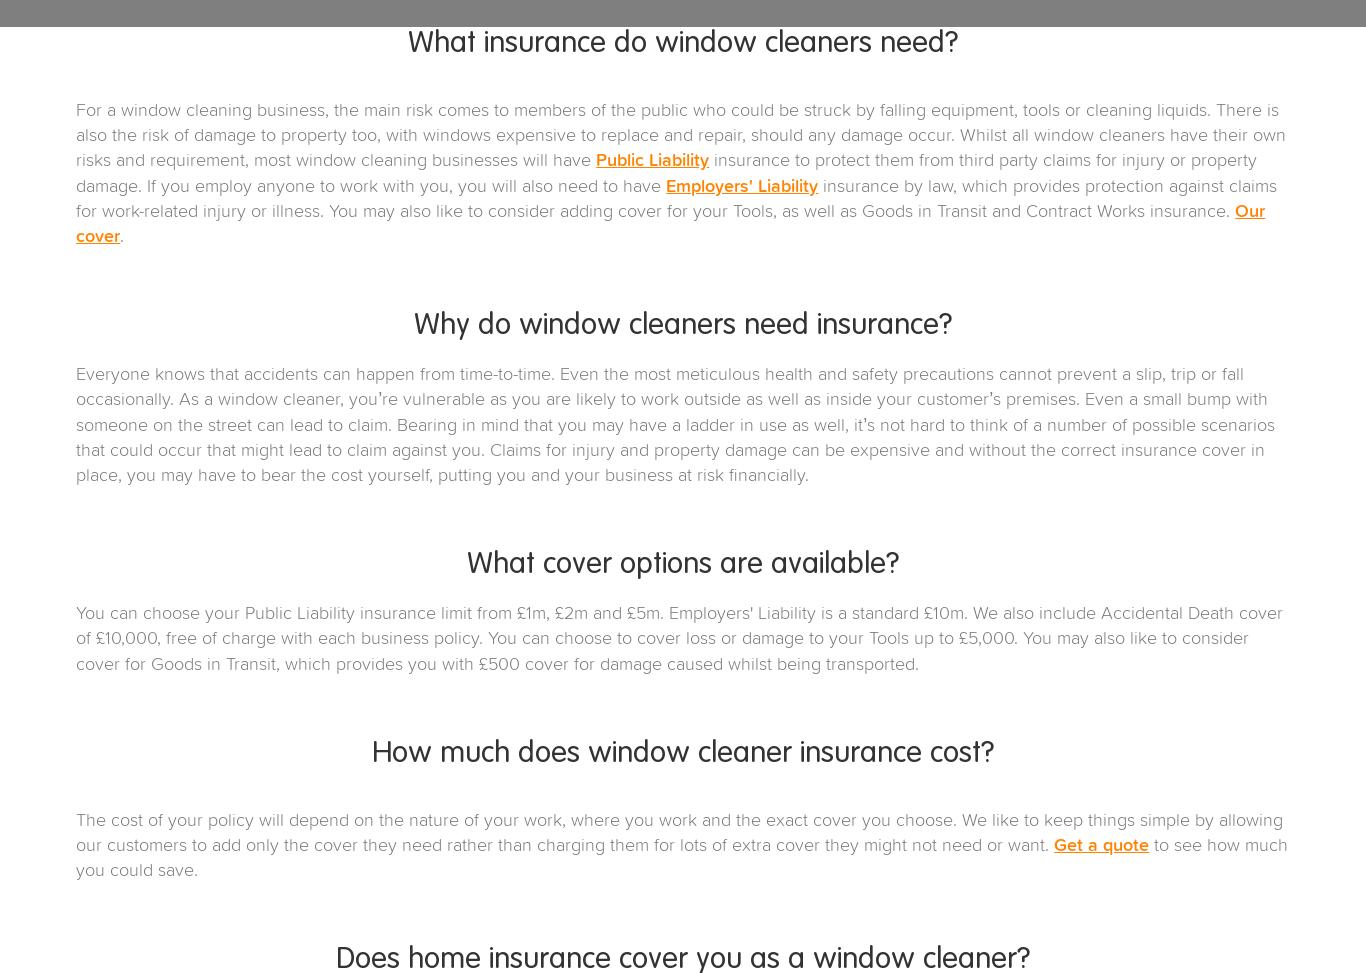  What do you see at coordinates (675, 198) in the screenshot?
I see `'insurance by law, which provides protection against claims for work-related injury or illness. You may also like to consider adding cover for your Tools, as well as Goods in Transit and Contract Works insurance.'` at bounding box center [675, 198].